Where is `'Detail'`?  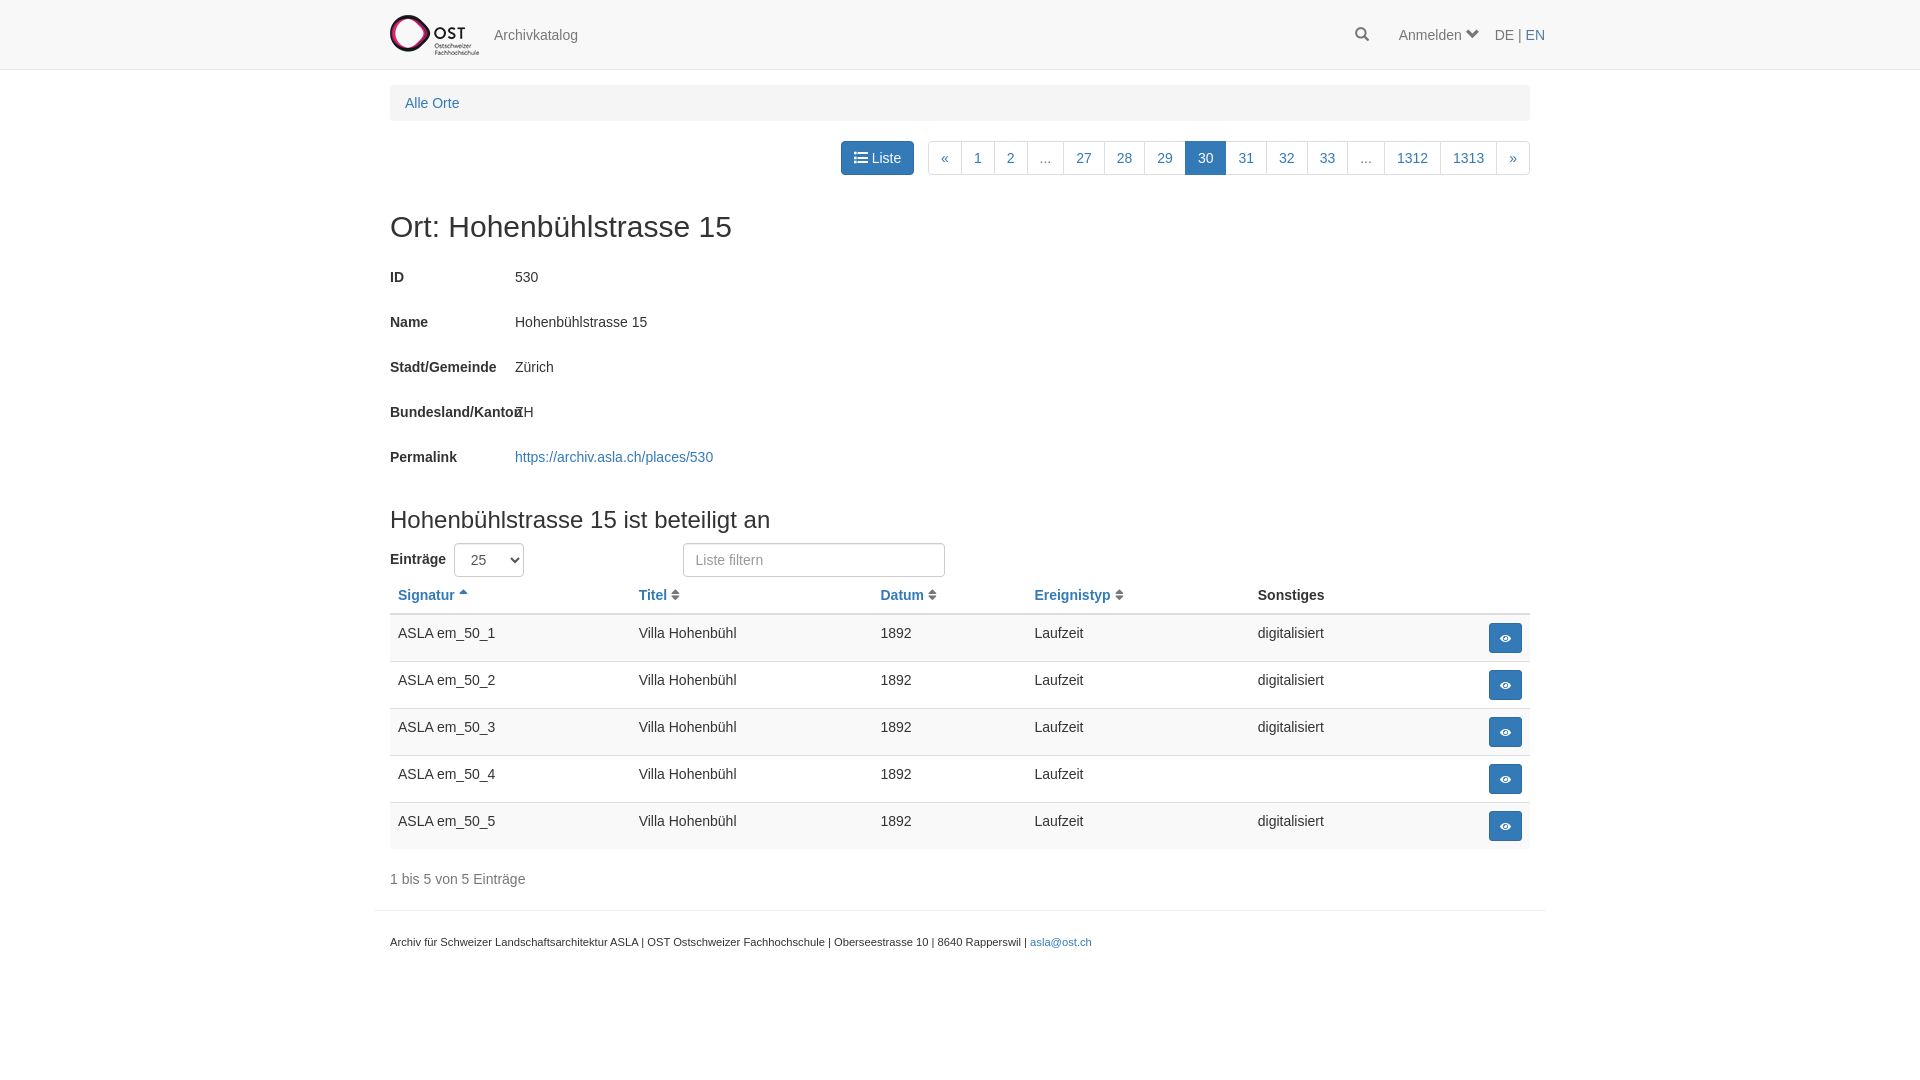 'Detail' is located at coordinates (1488, 637).